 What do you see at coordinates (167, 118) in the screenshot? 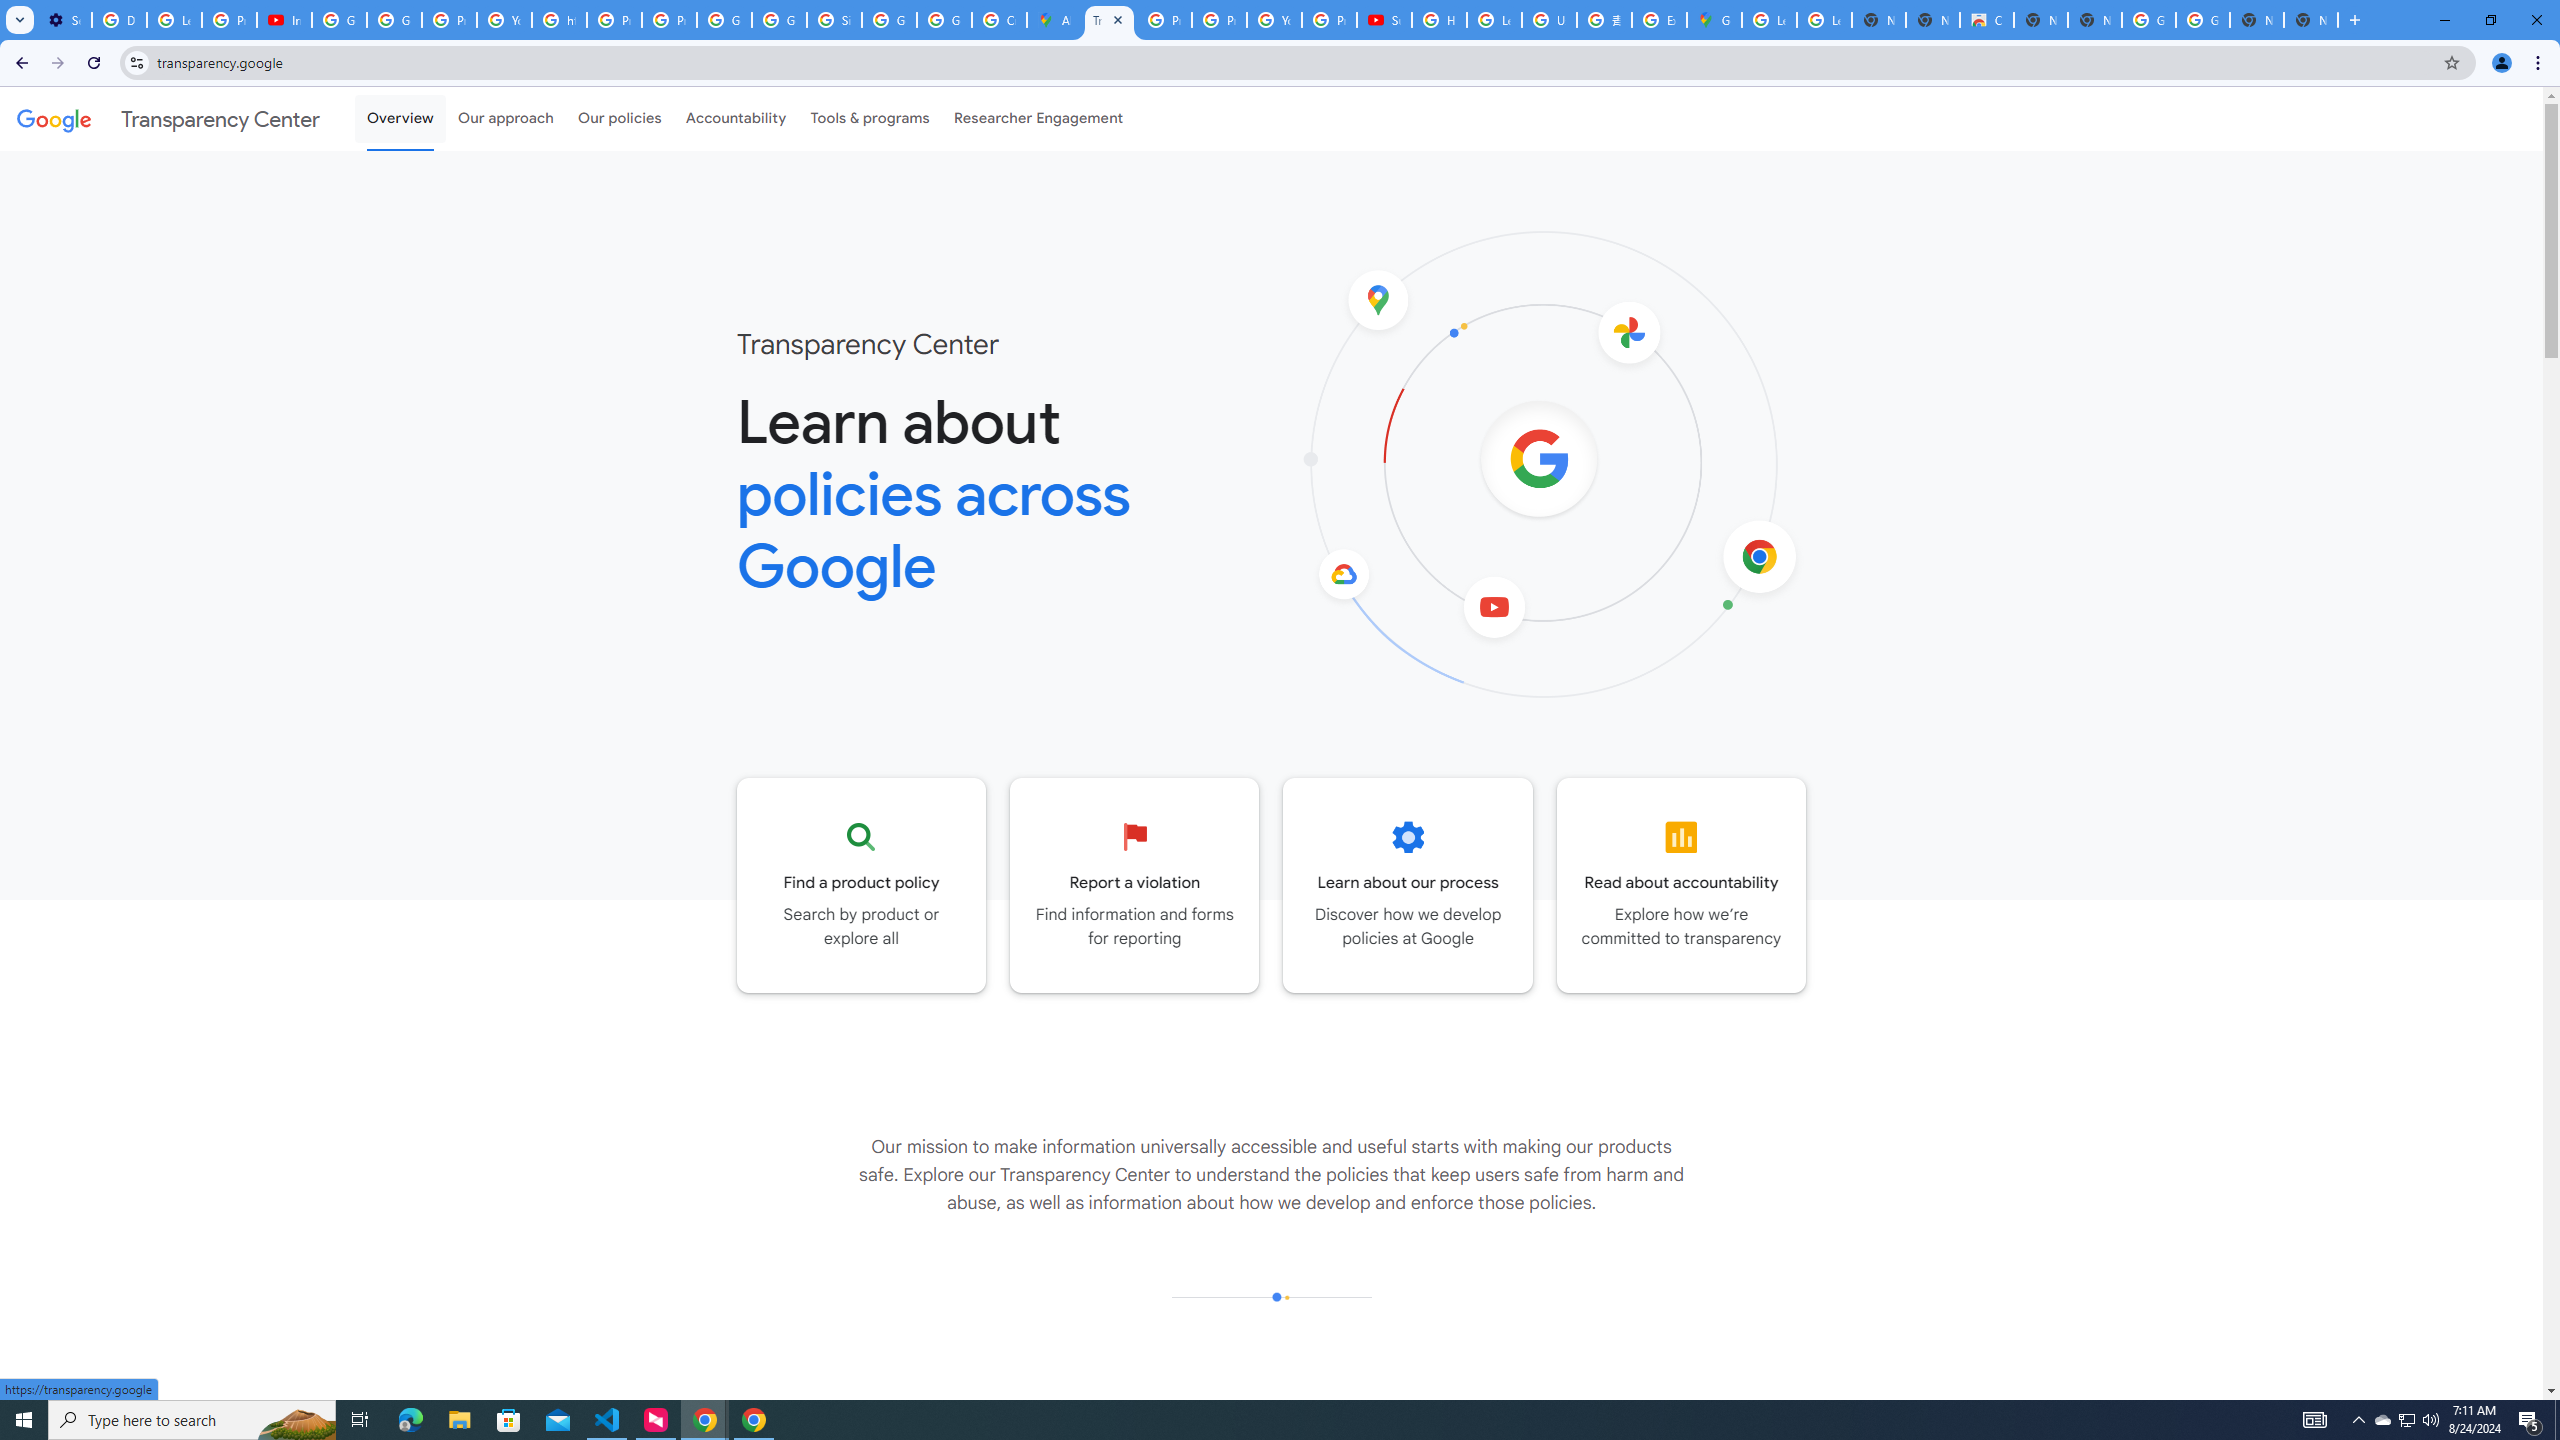
I see `'Transparency Center'` at bounding box center [167, 118].